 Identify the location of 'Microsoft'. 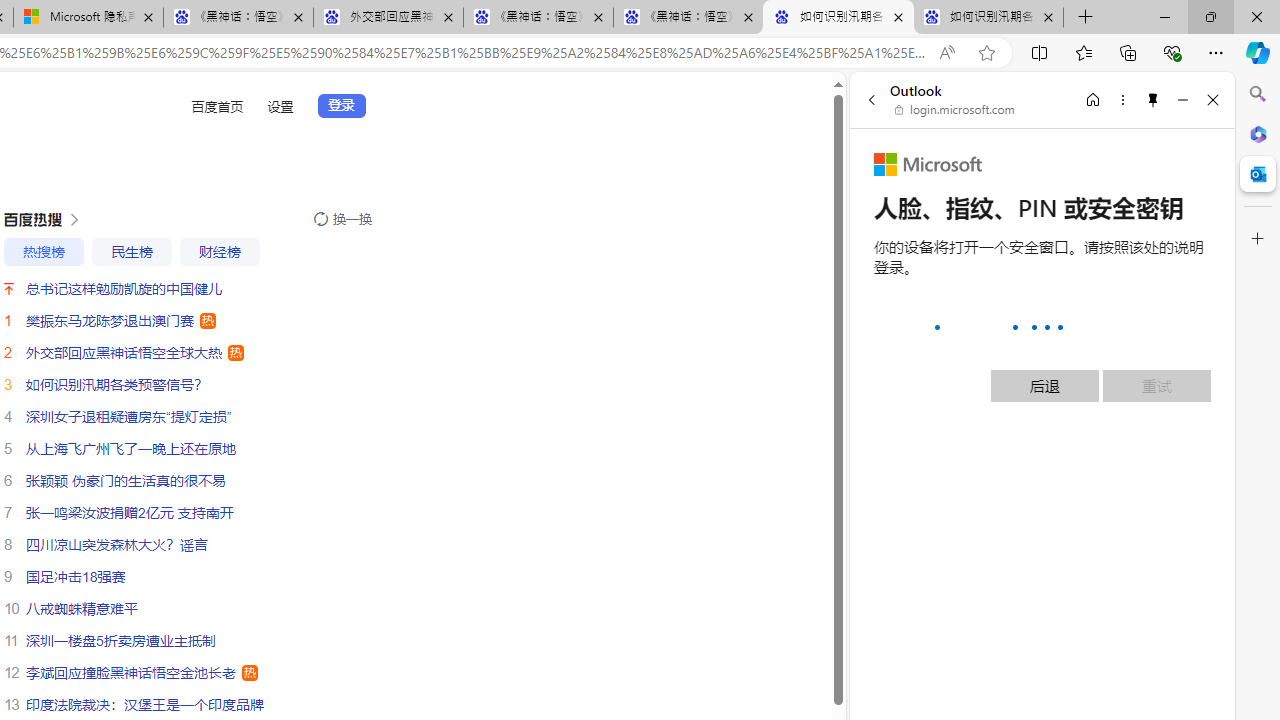
(927, 164).